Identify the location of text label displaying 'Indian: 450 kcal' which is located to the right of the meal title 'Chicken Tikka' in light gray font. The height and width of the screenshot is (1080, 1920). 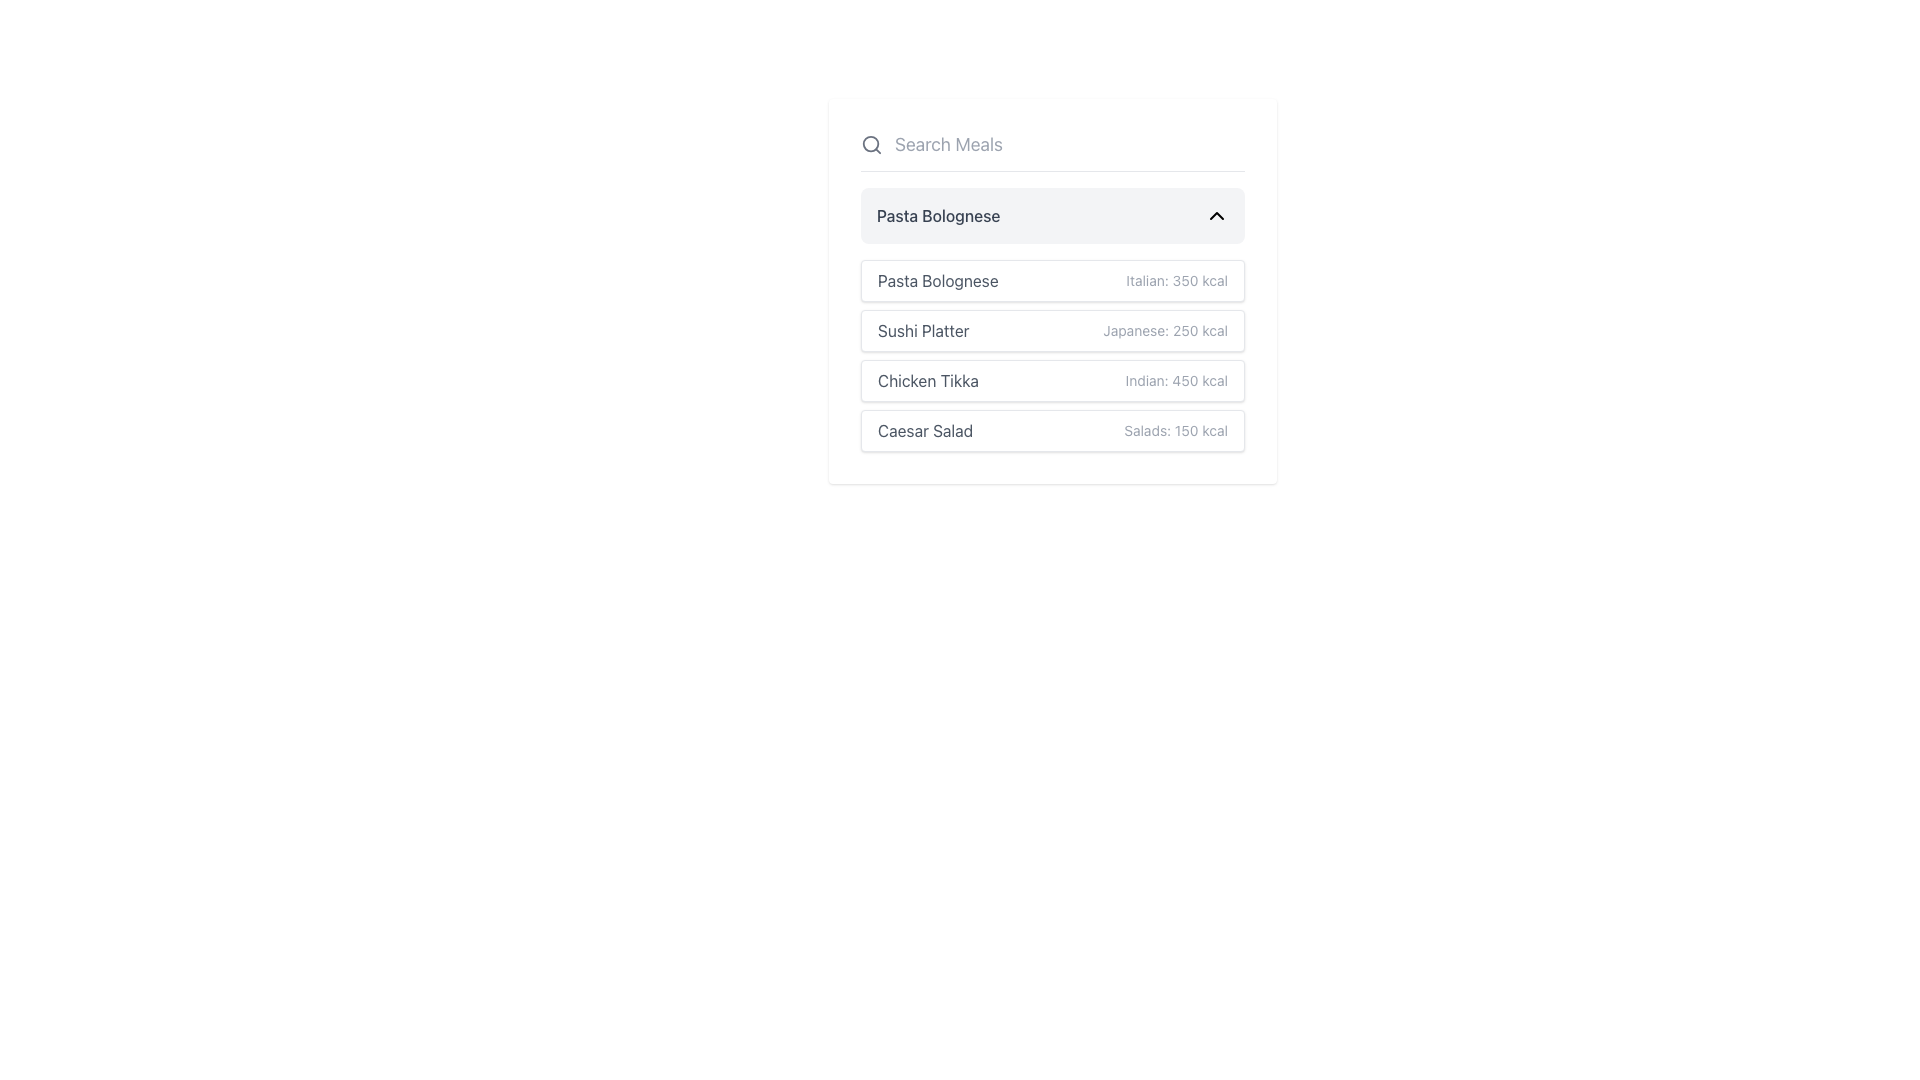
(1176, 381).